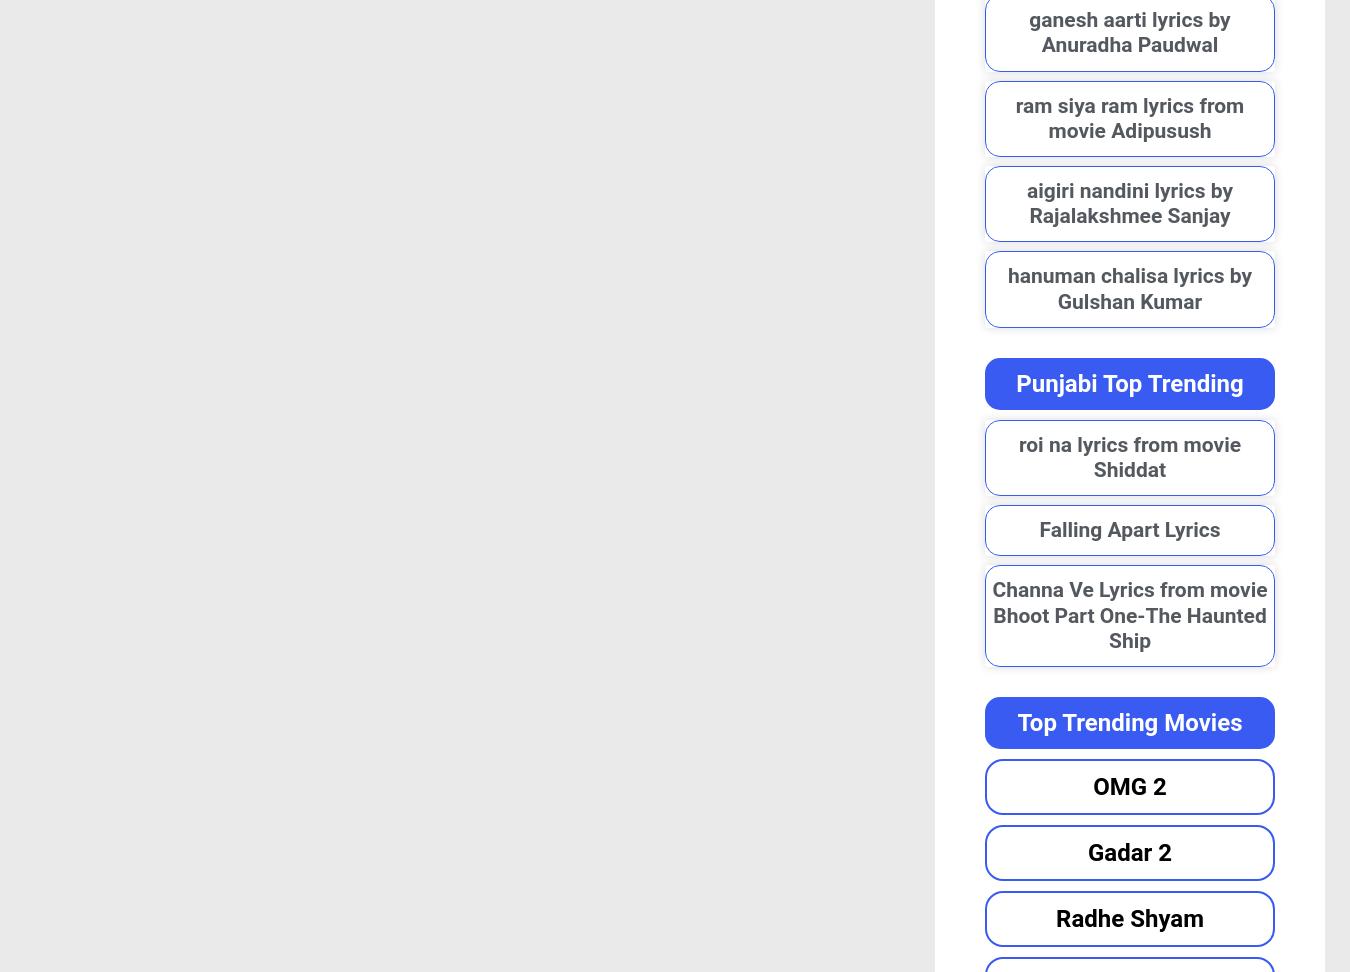 Image resolution: width=1350 pixels, height=972 pixels. What do you see at coordinates (1128, 202) in the screenshot?
I see `'aigiri nandini lyrics by Rajalakshmee Sanjay'` at bounding box center [1128, 202].